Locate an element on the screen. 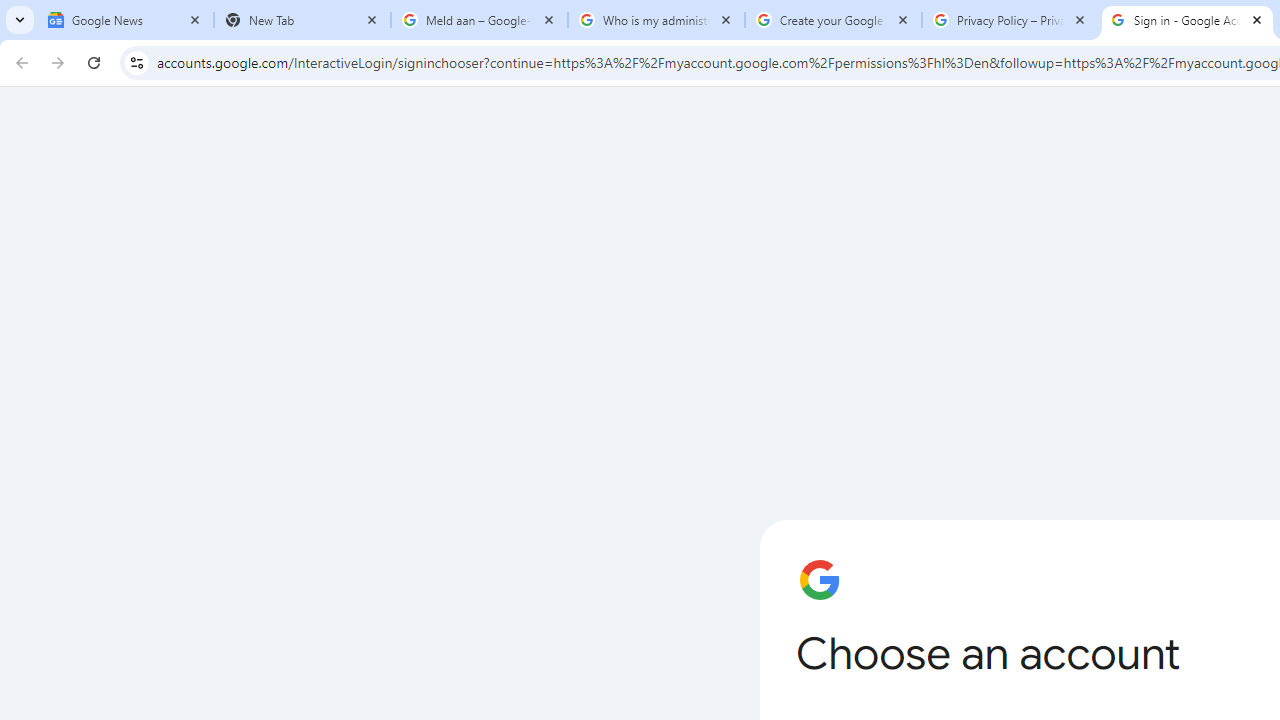  'Google News' is located at coordinates (124, 20).